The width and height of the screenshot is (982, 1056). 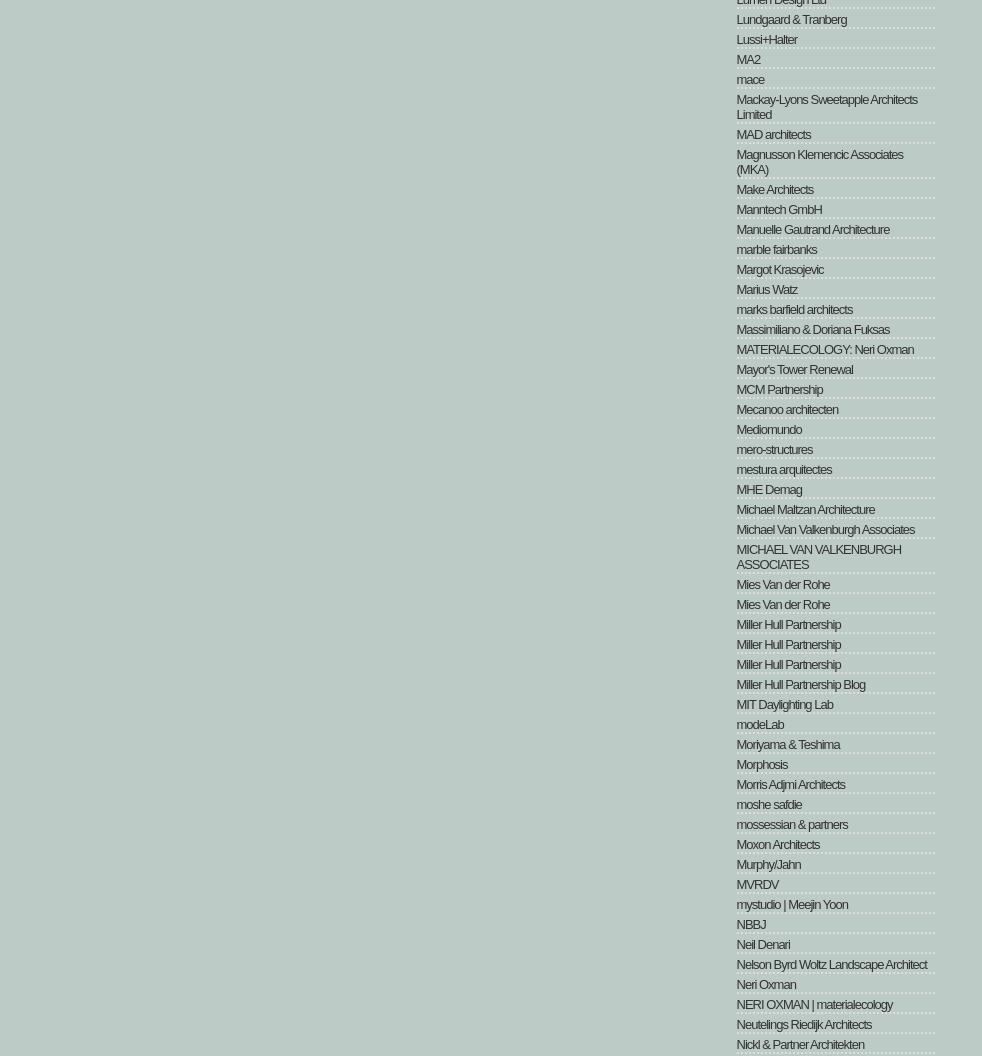 I want to click on 'MVRDV', so click(x=757, y=883).